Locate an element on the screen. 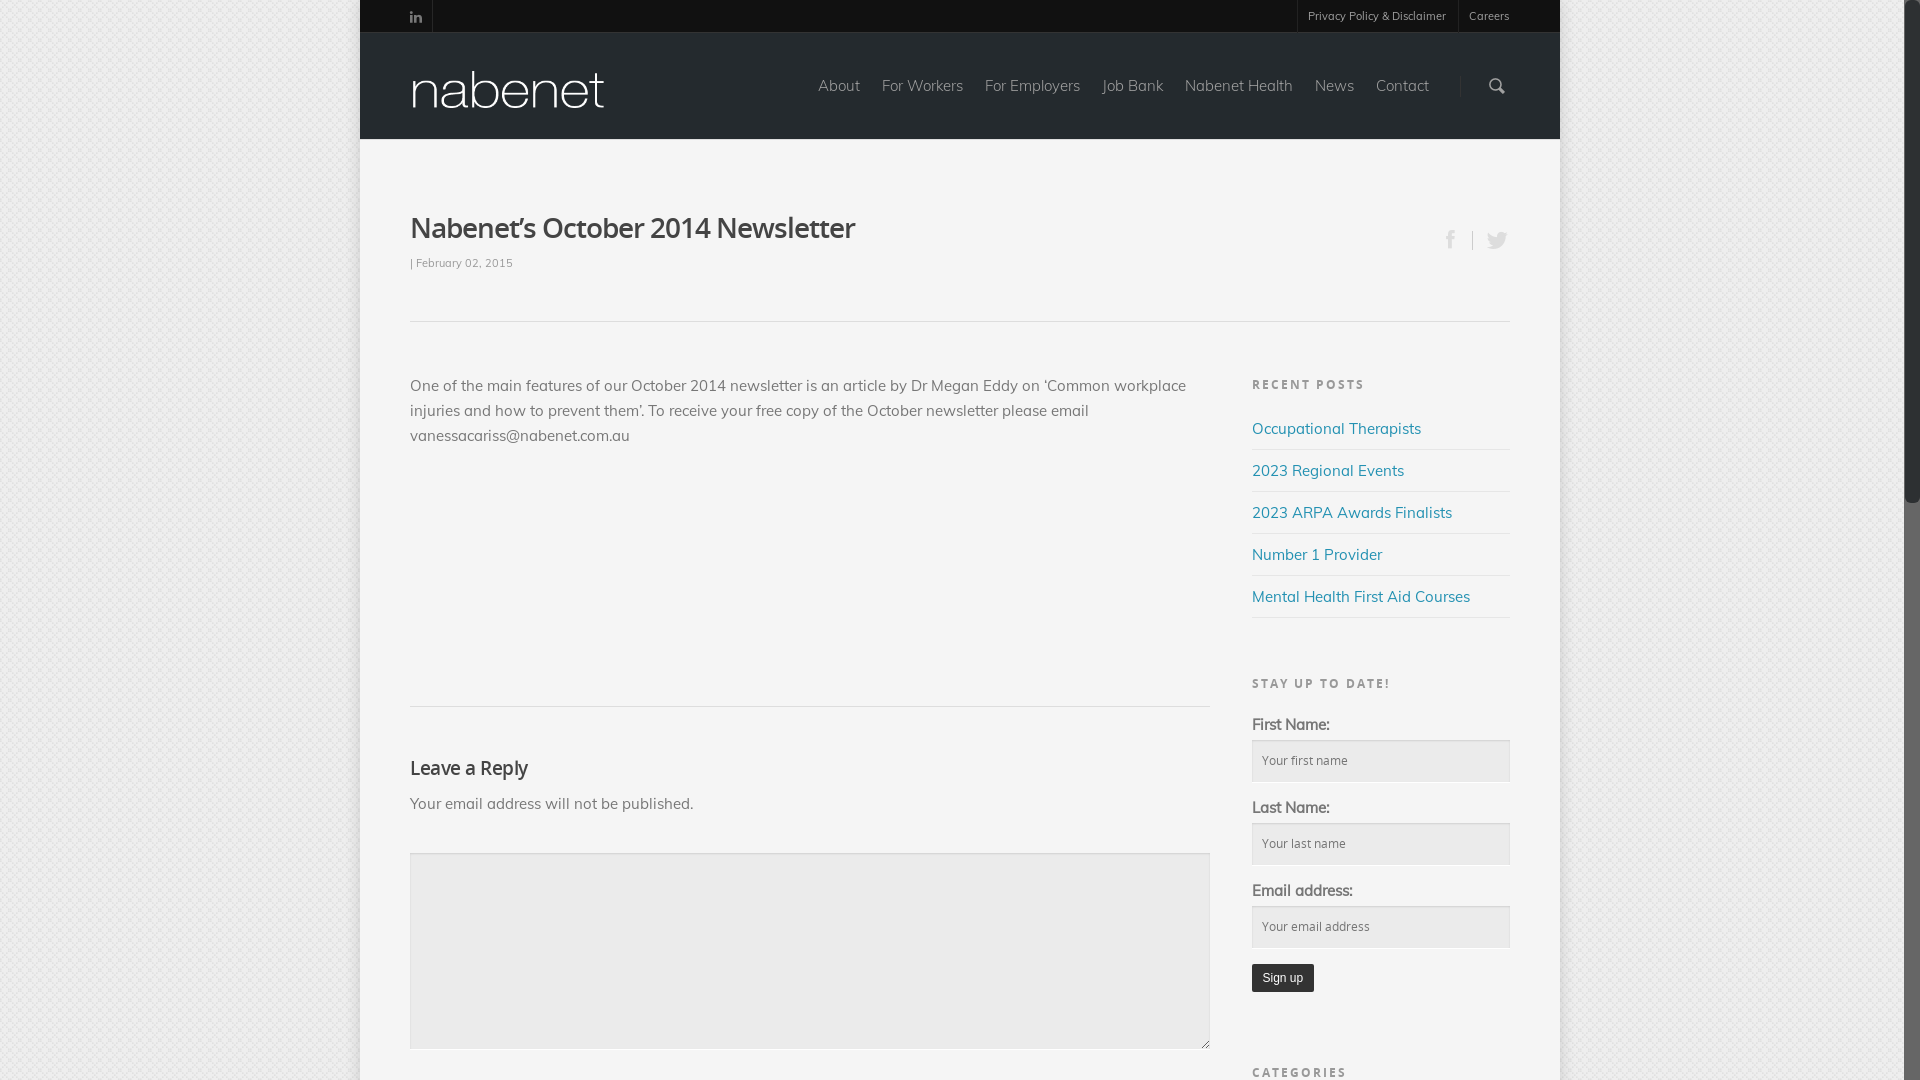  'For Employers' is located at coordinates (1032, 100).